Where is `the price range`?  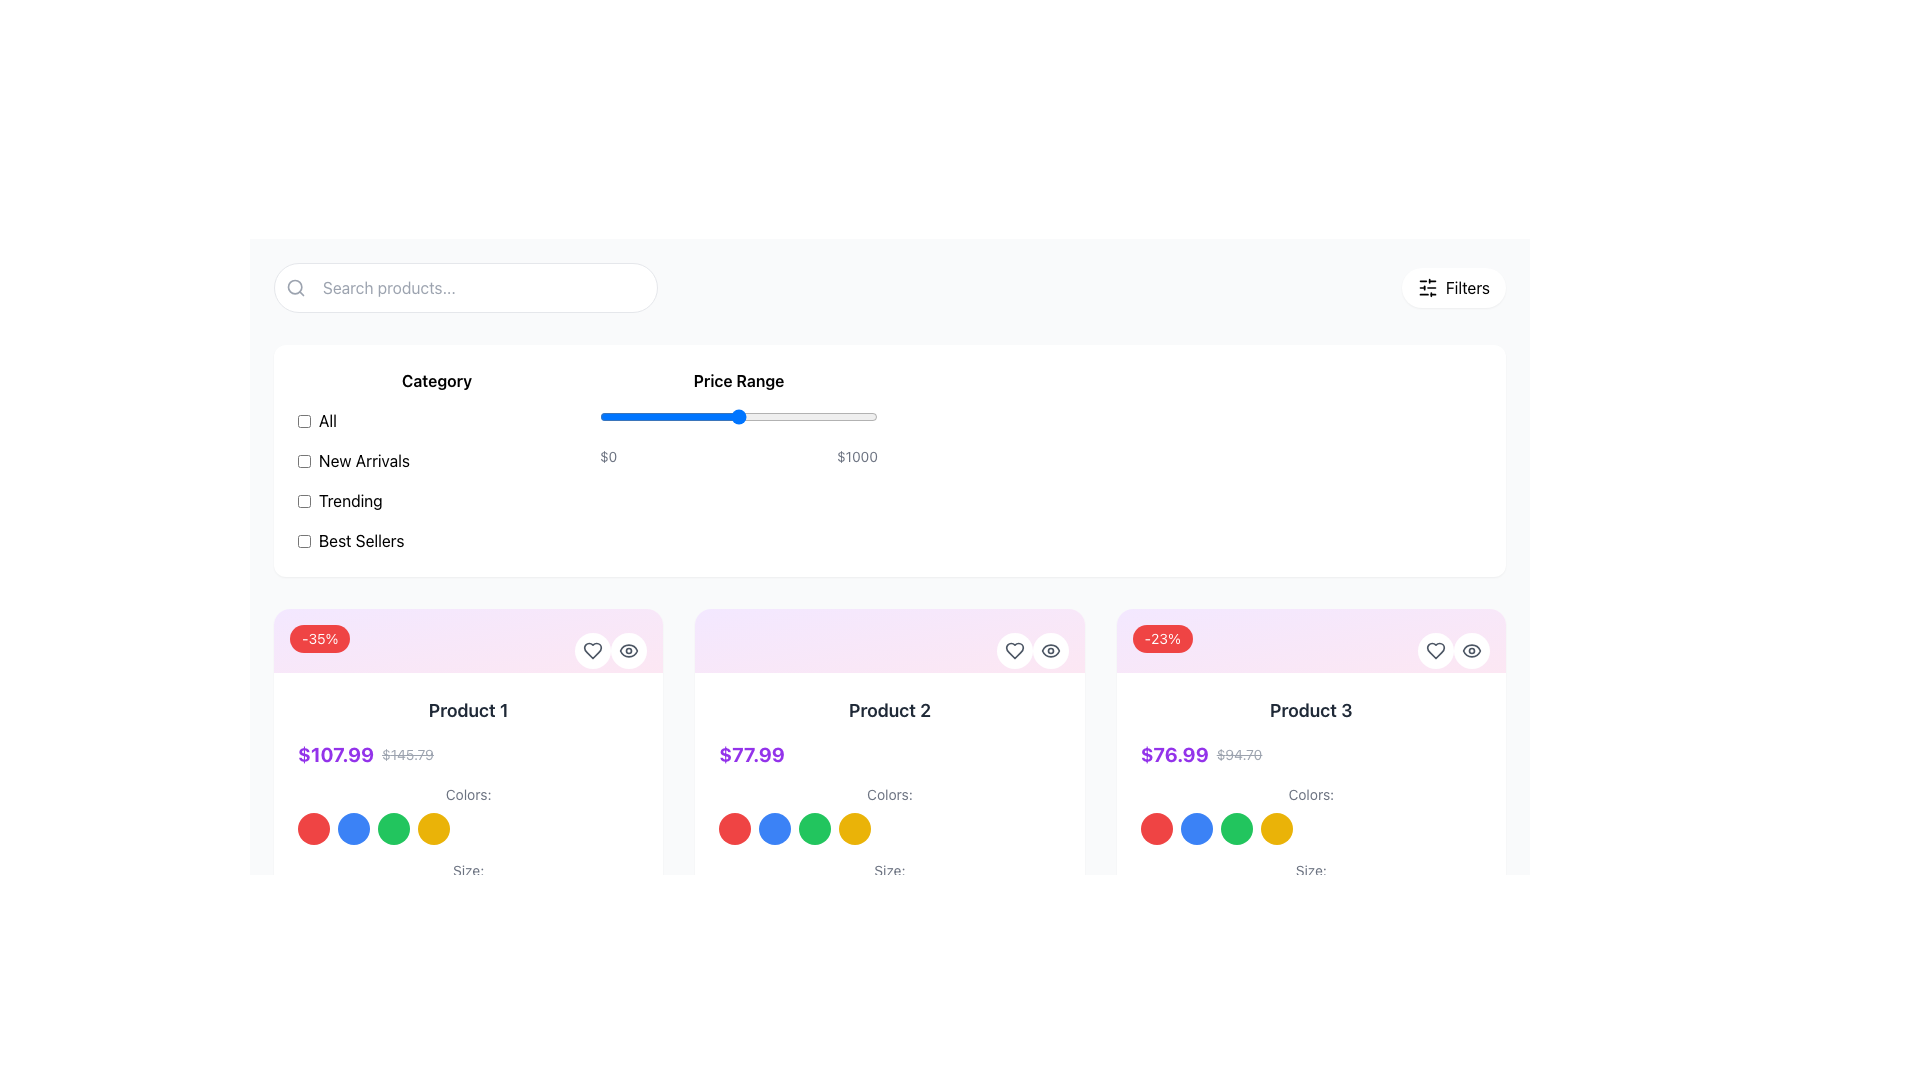
the price range is located at coordinates (683, 415).